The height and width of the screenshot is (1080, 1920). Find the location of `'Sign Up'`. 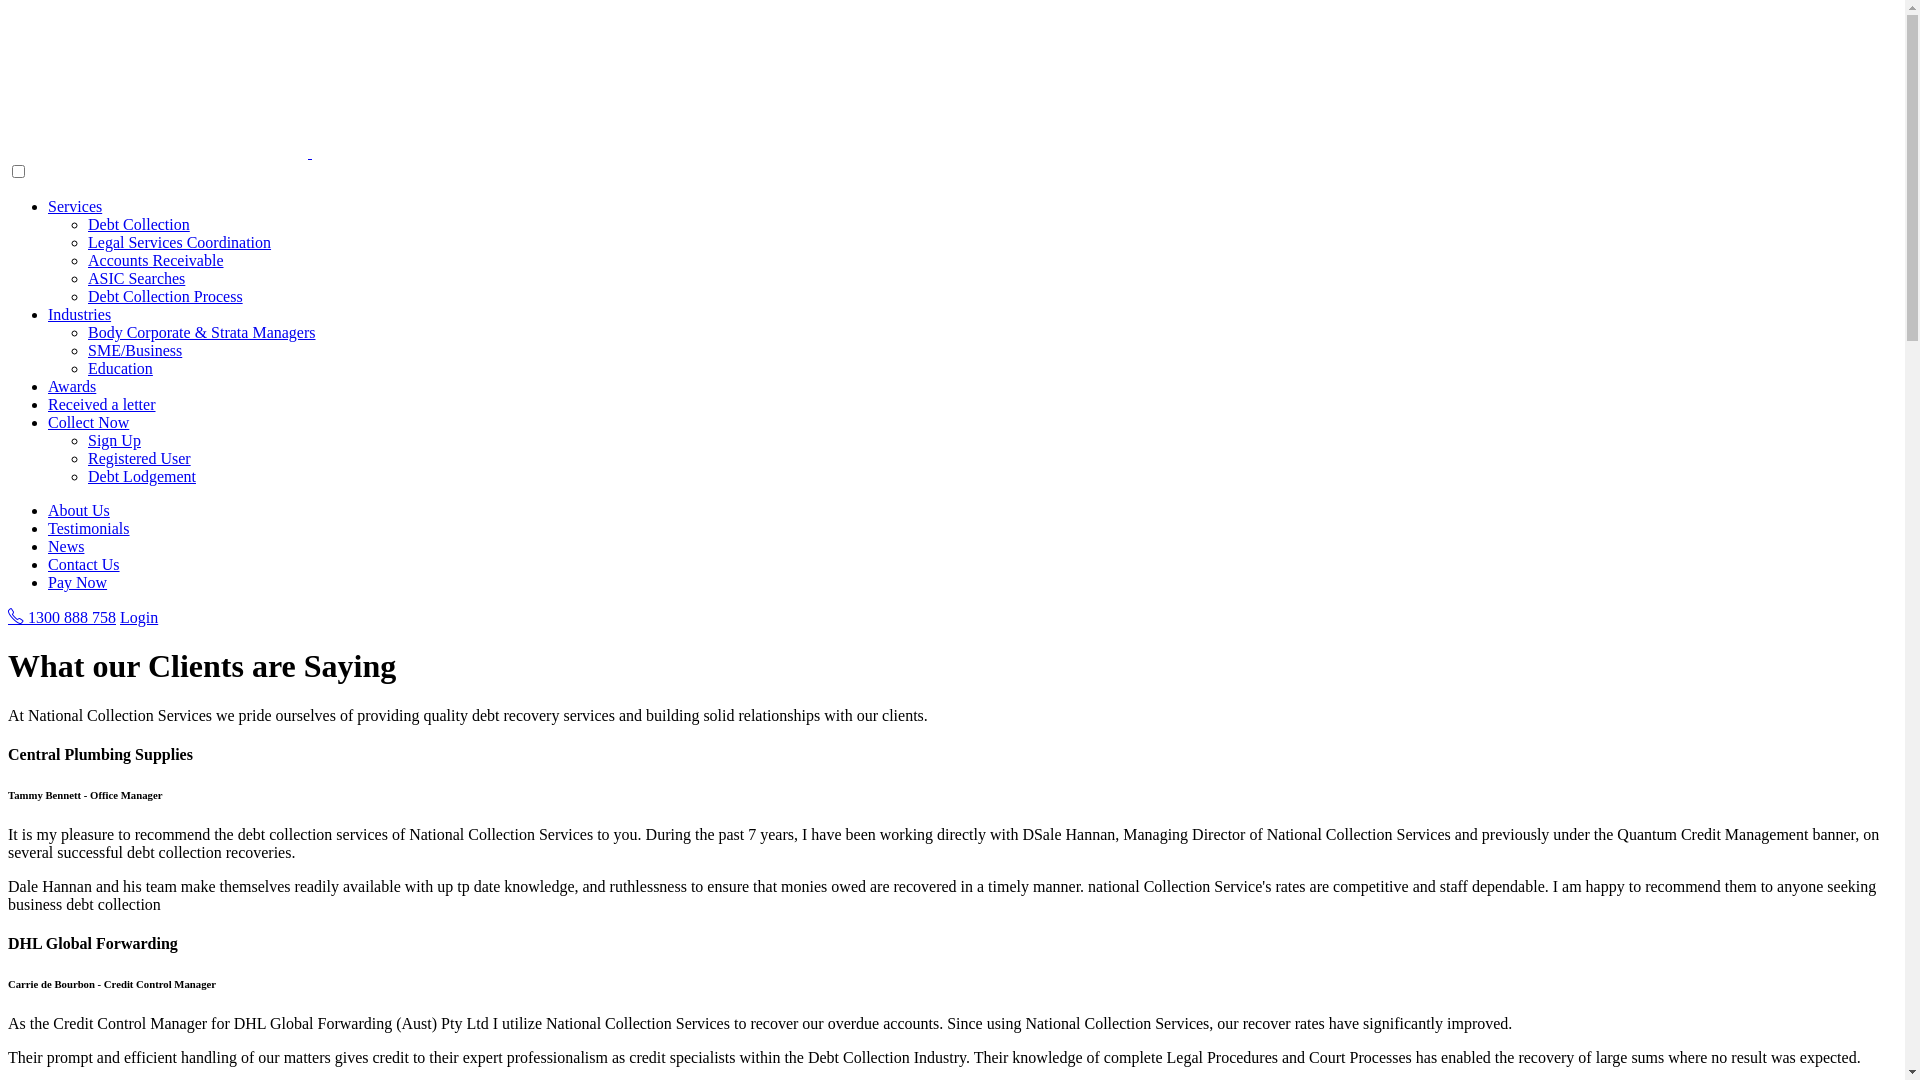

'Sign Up' is located at coordinates (113, 439).